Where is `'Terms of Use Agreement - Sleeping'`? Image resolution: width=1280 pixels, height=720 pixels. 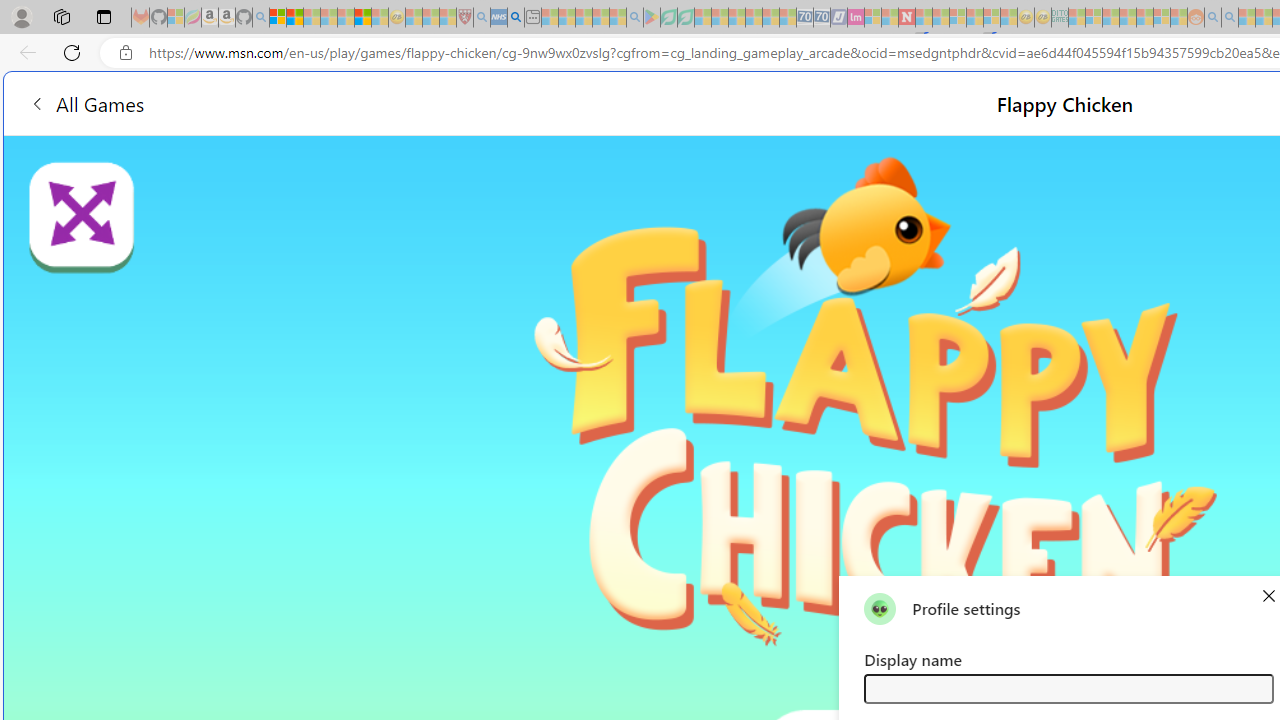
'Terms of Use Agreement - Sleeping' is located at coordinates (668, 17).